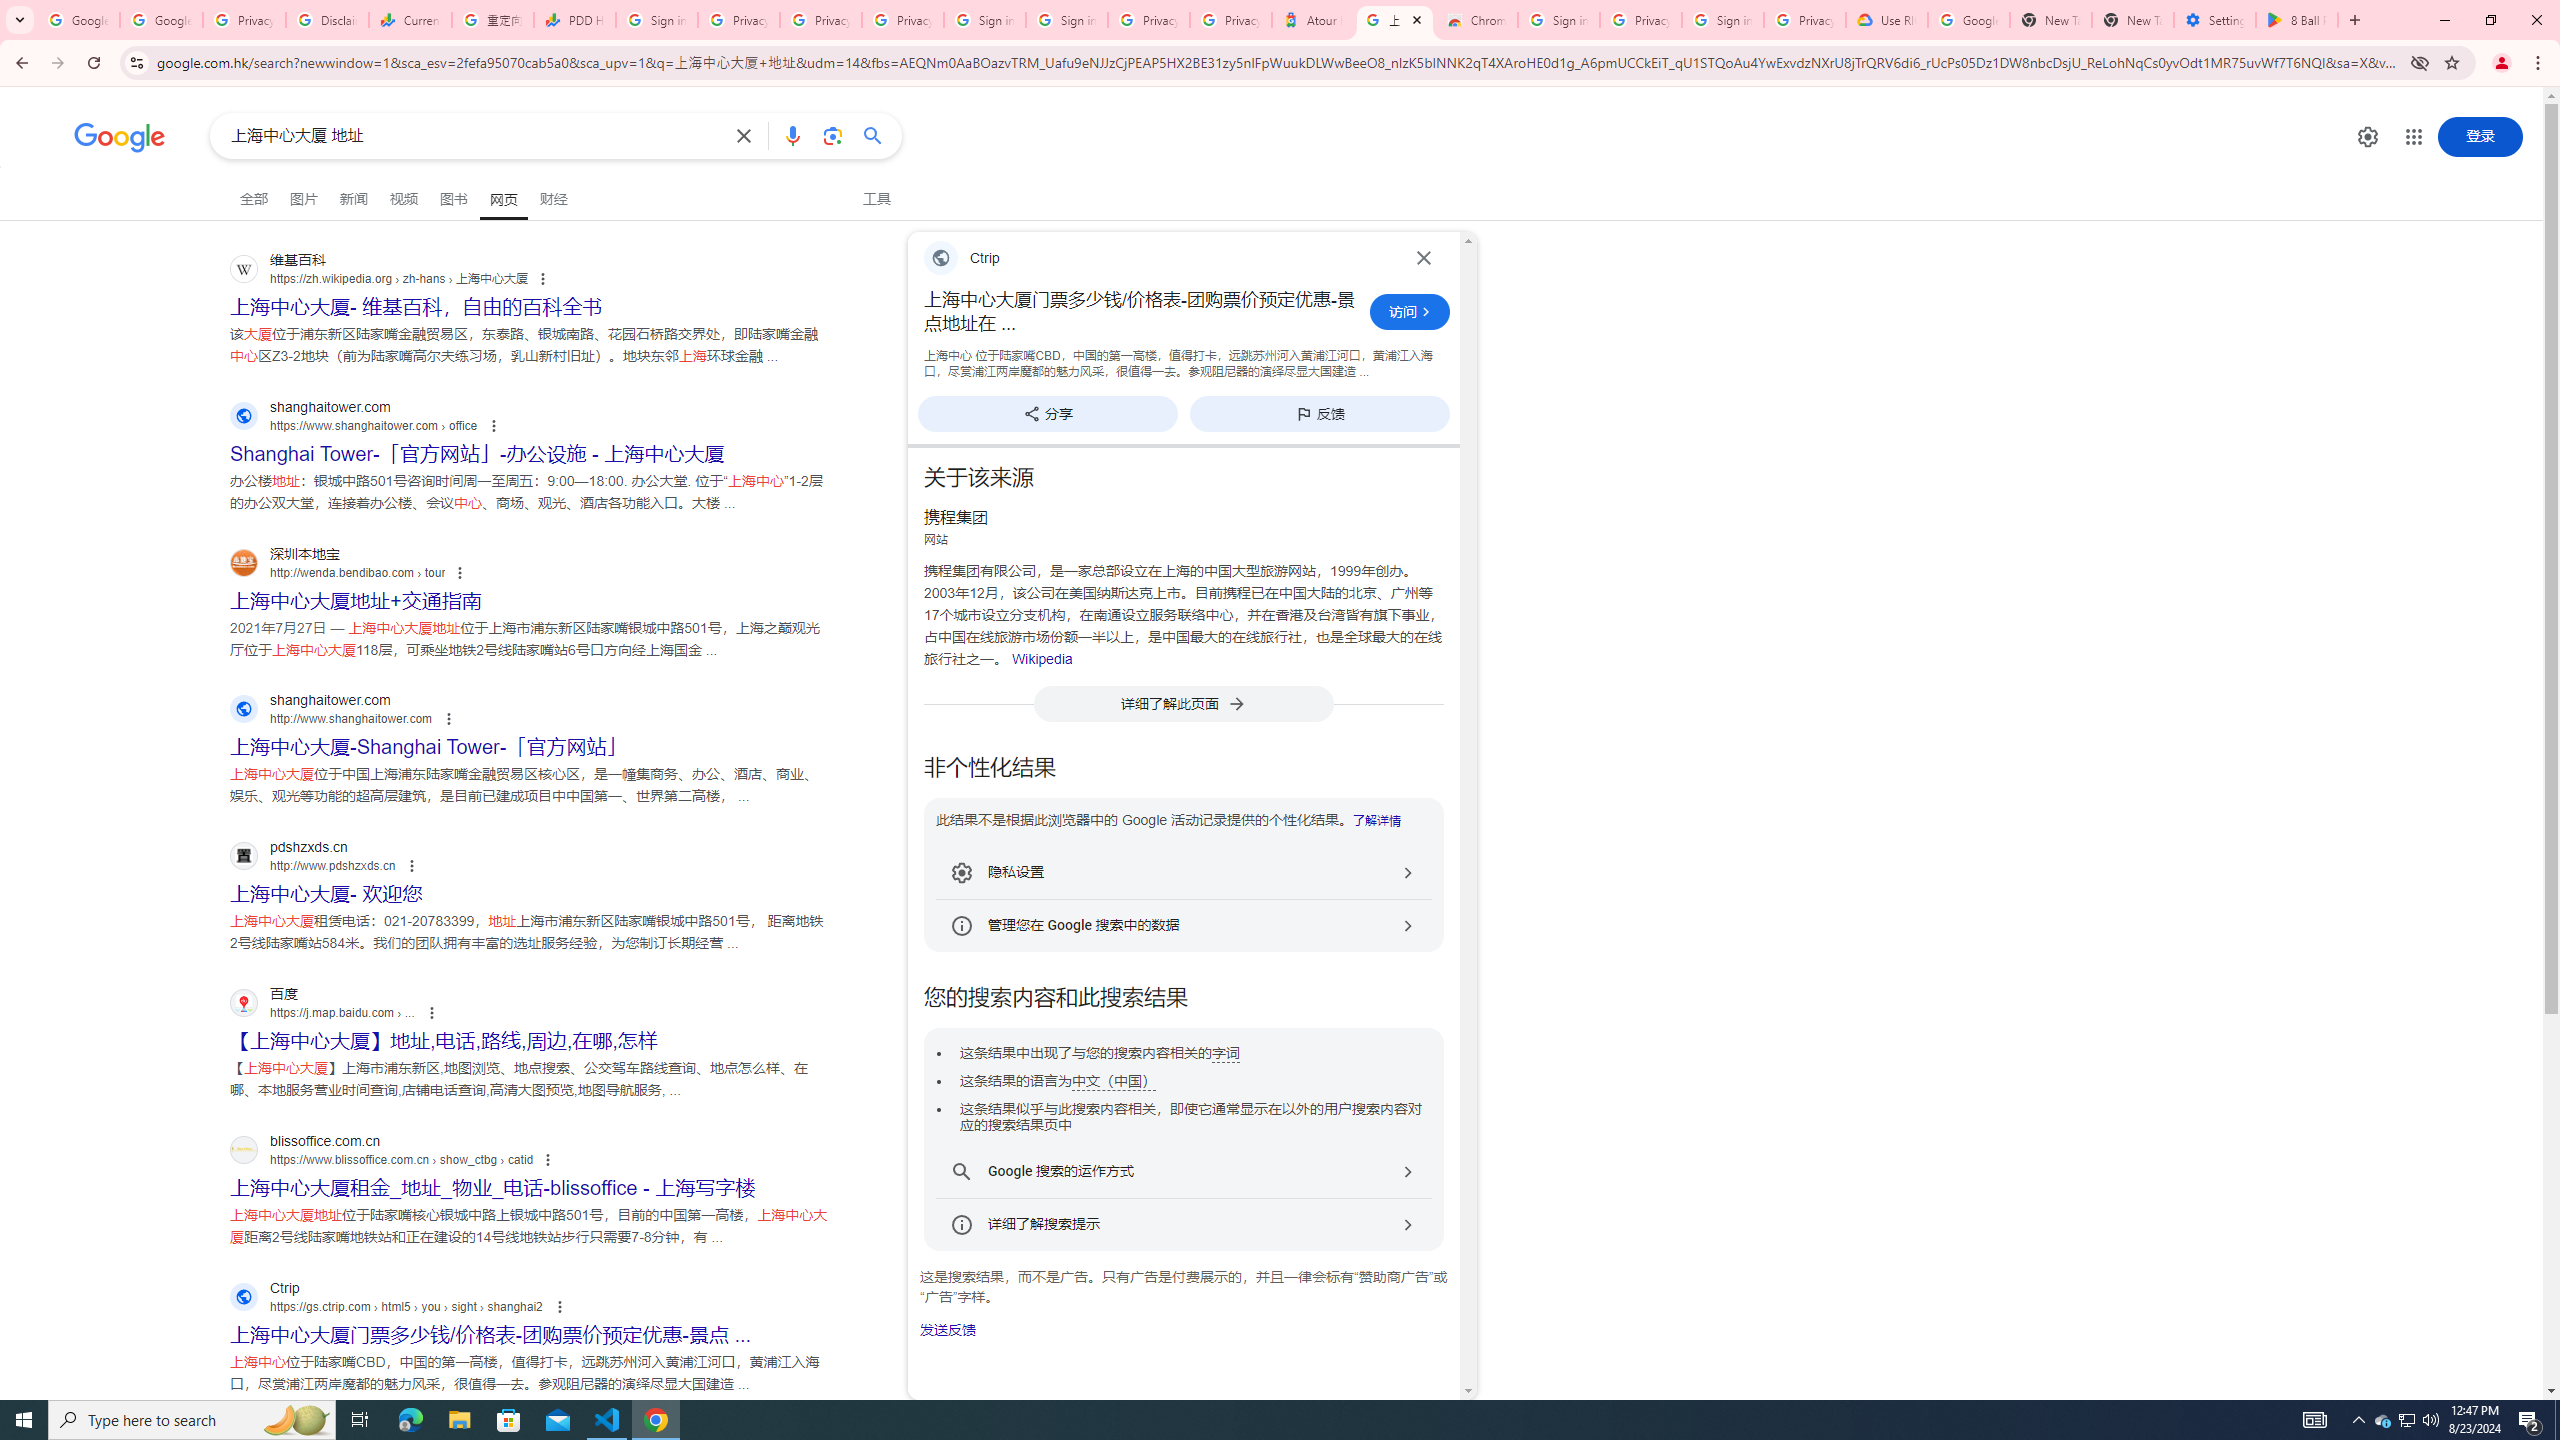  What do you see at coordinates (2214, 19) in the screenshot?
I see `'Settings - System'` at bounding box center [2214, 19].